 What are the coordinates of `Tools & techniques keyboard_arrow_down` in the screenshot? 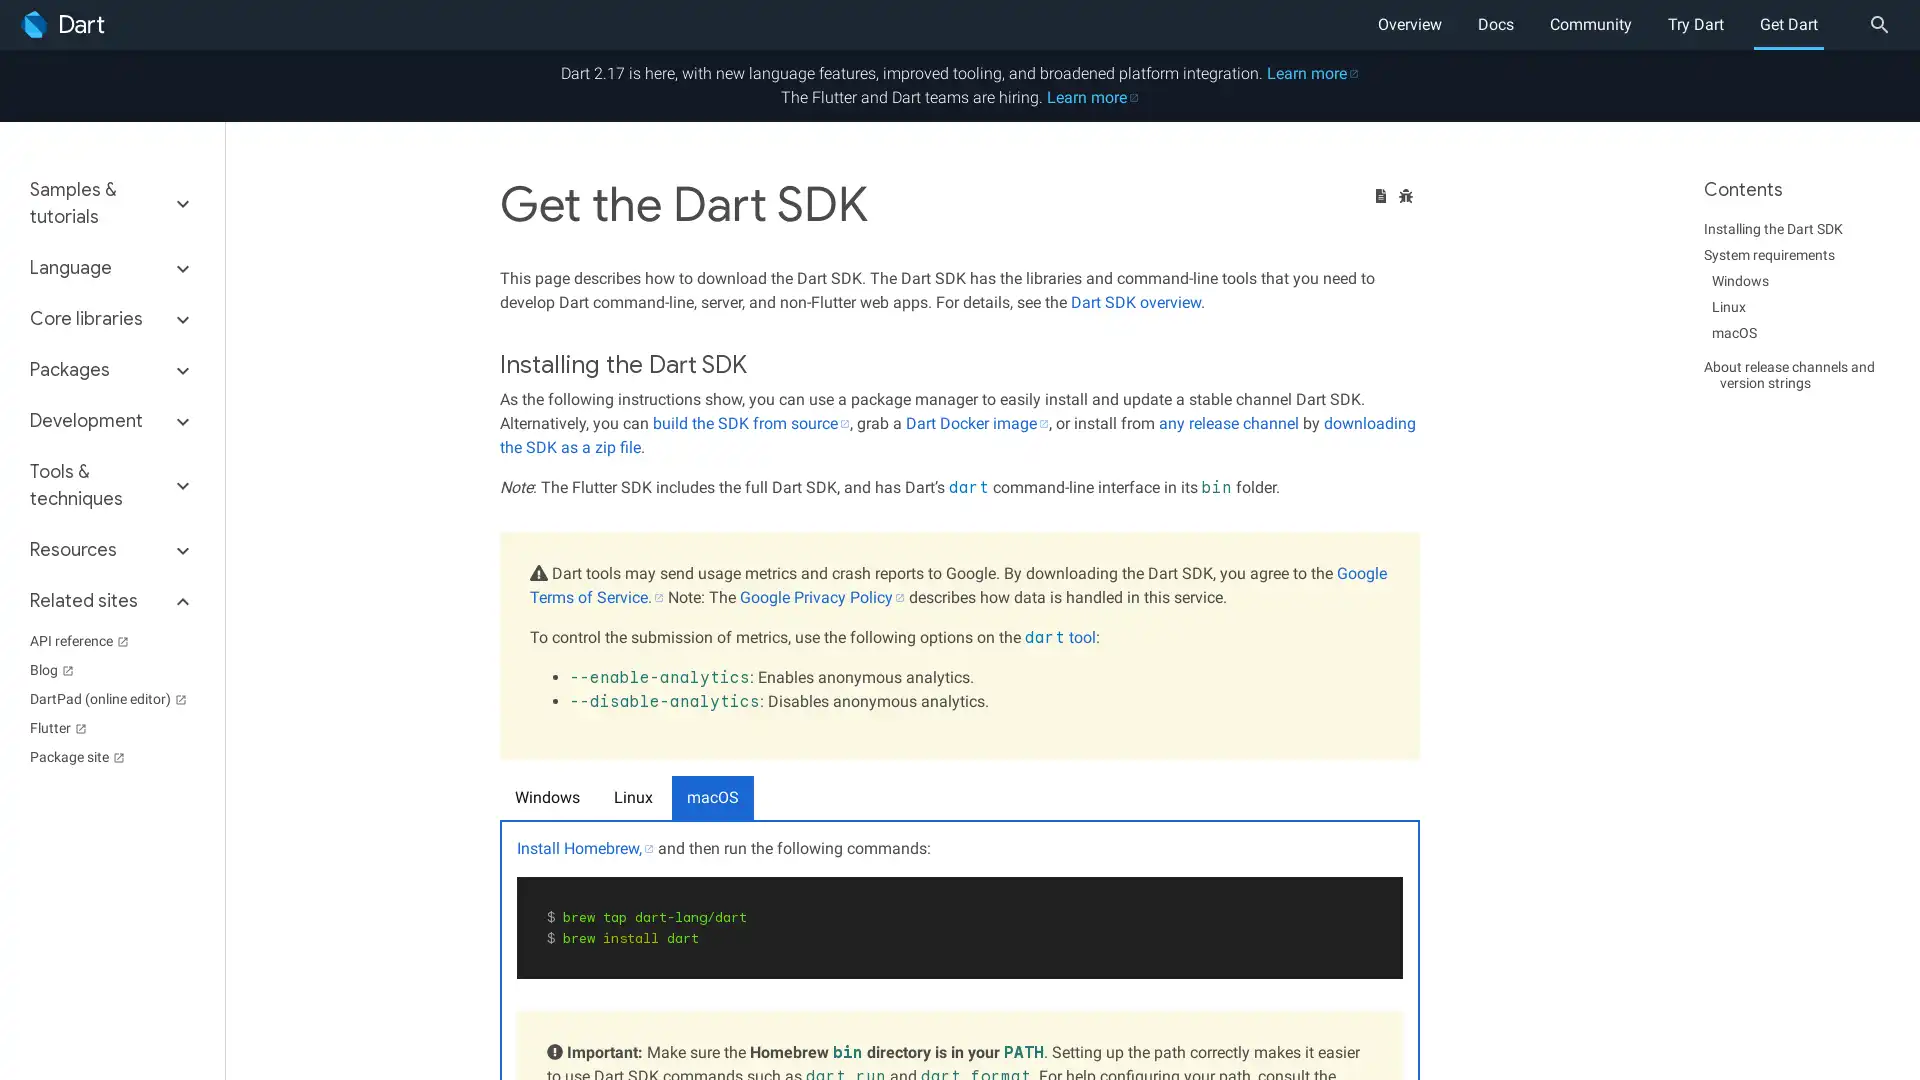 It's located at (111, 486).